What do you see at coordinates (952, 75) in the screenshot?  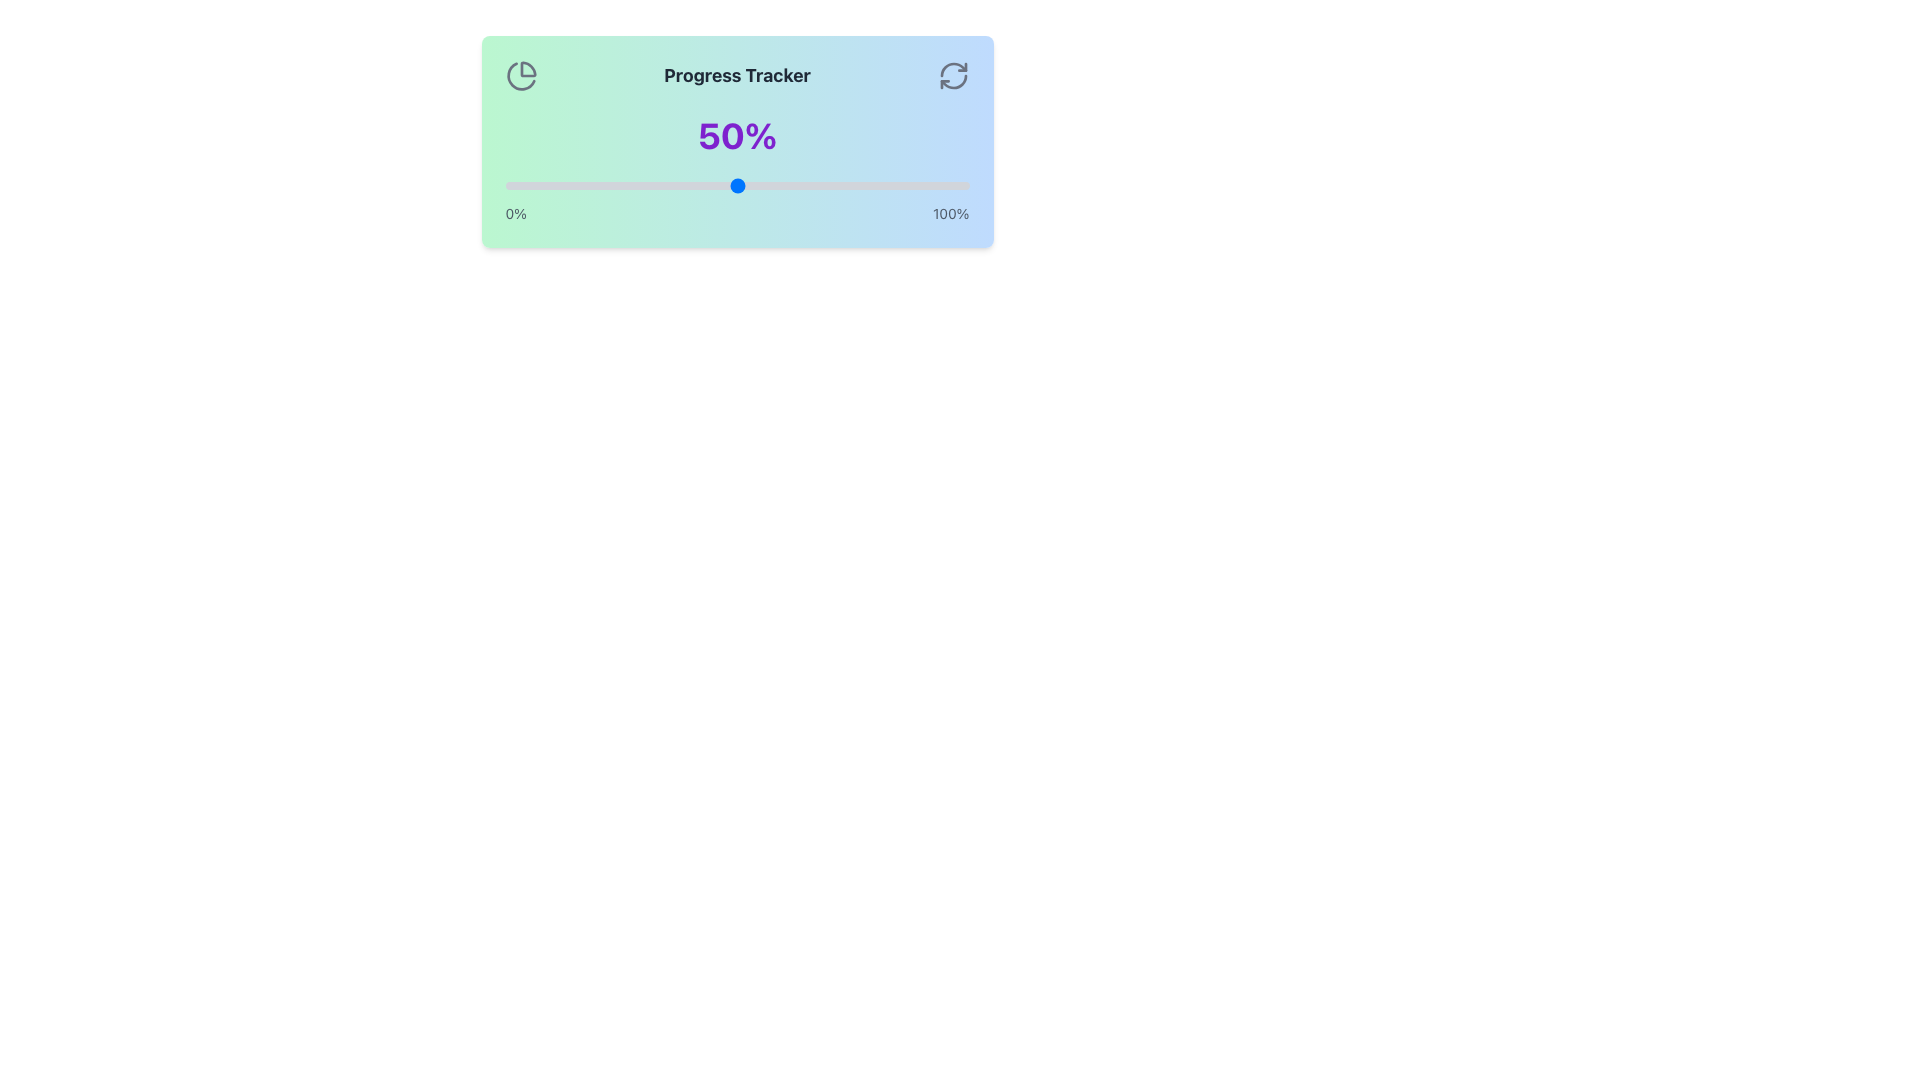 I see `the refresh icon located at the top-right corner of the 'Progress Tracker' section to refresh the associated progress or data` at bounding box center [952, 75].